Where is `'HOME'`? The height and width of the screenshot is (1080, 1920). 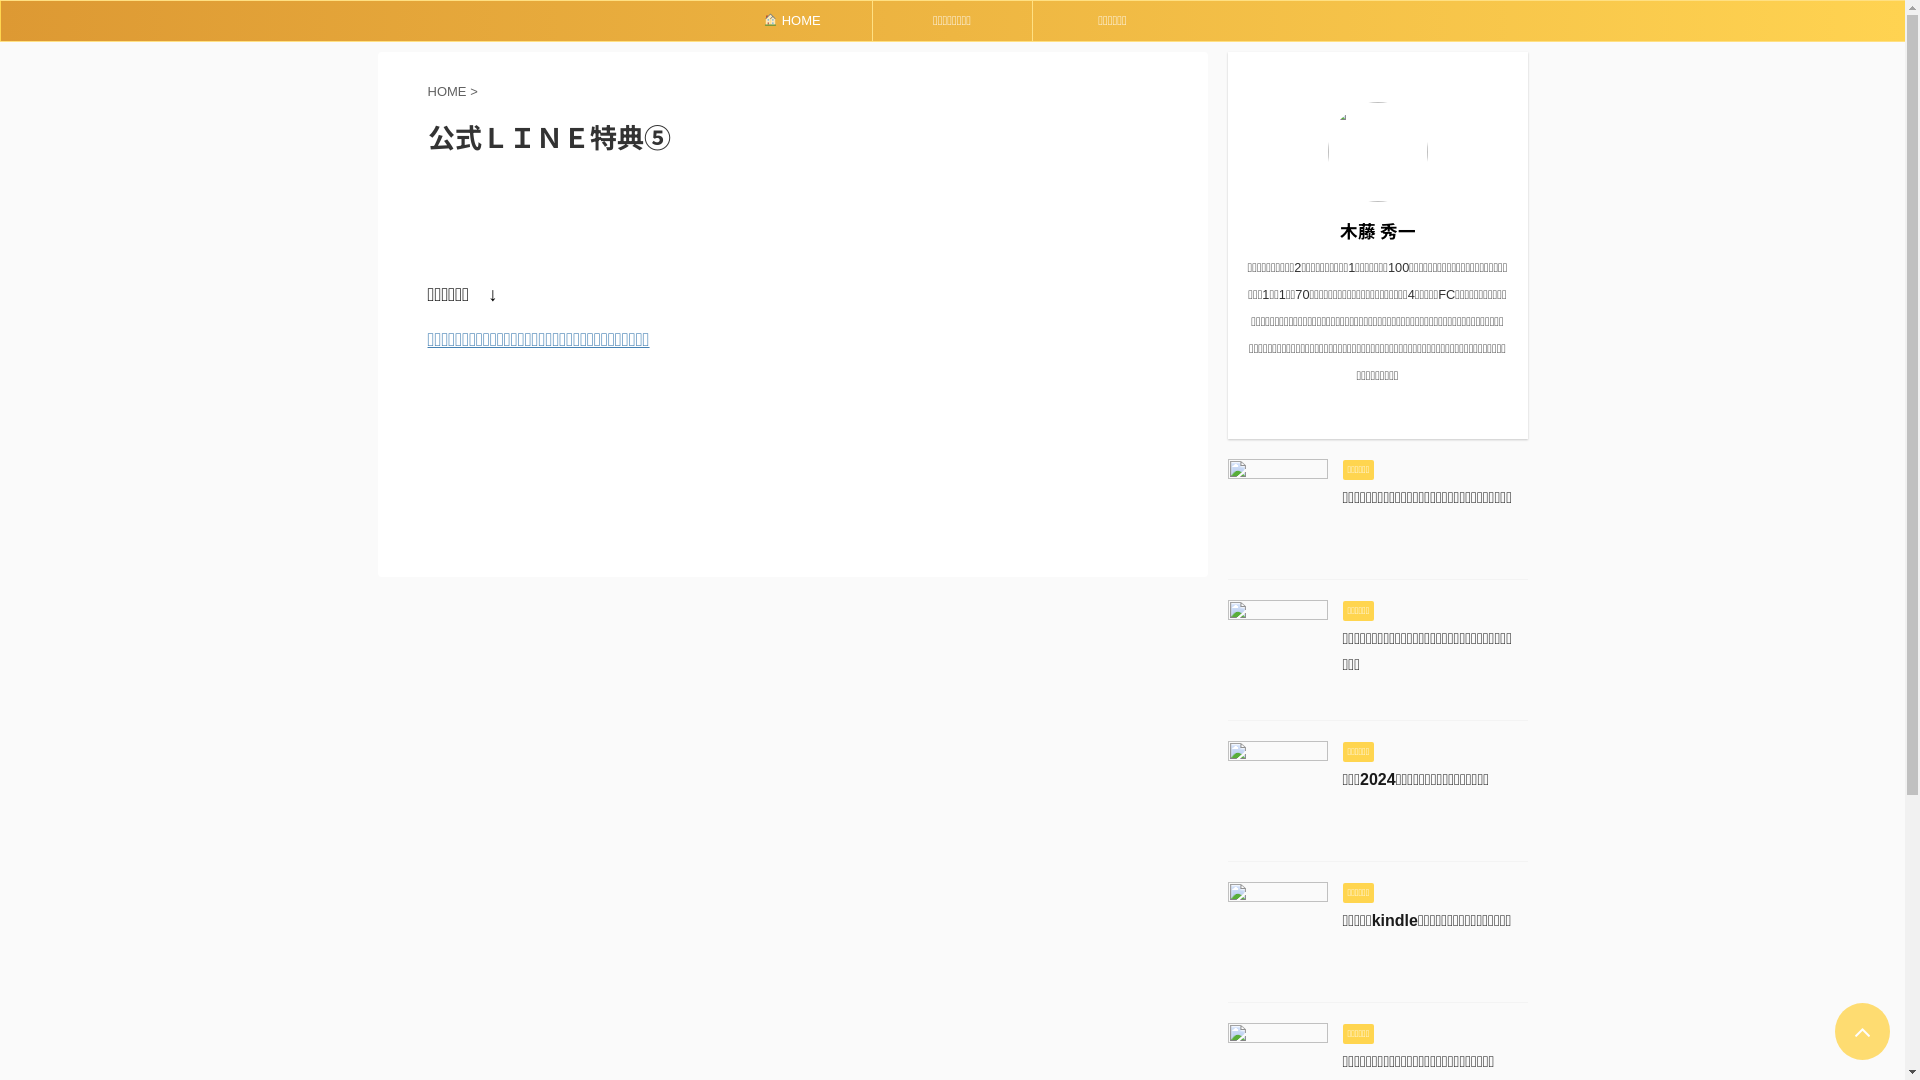
'HOME' is located at coordinates (790, 20).